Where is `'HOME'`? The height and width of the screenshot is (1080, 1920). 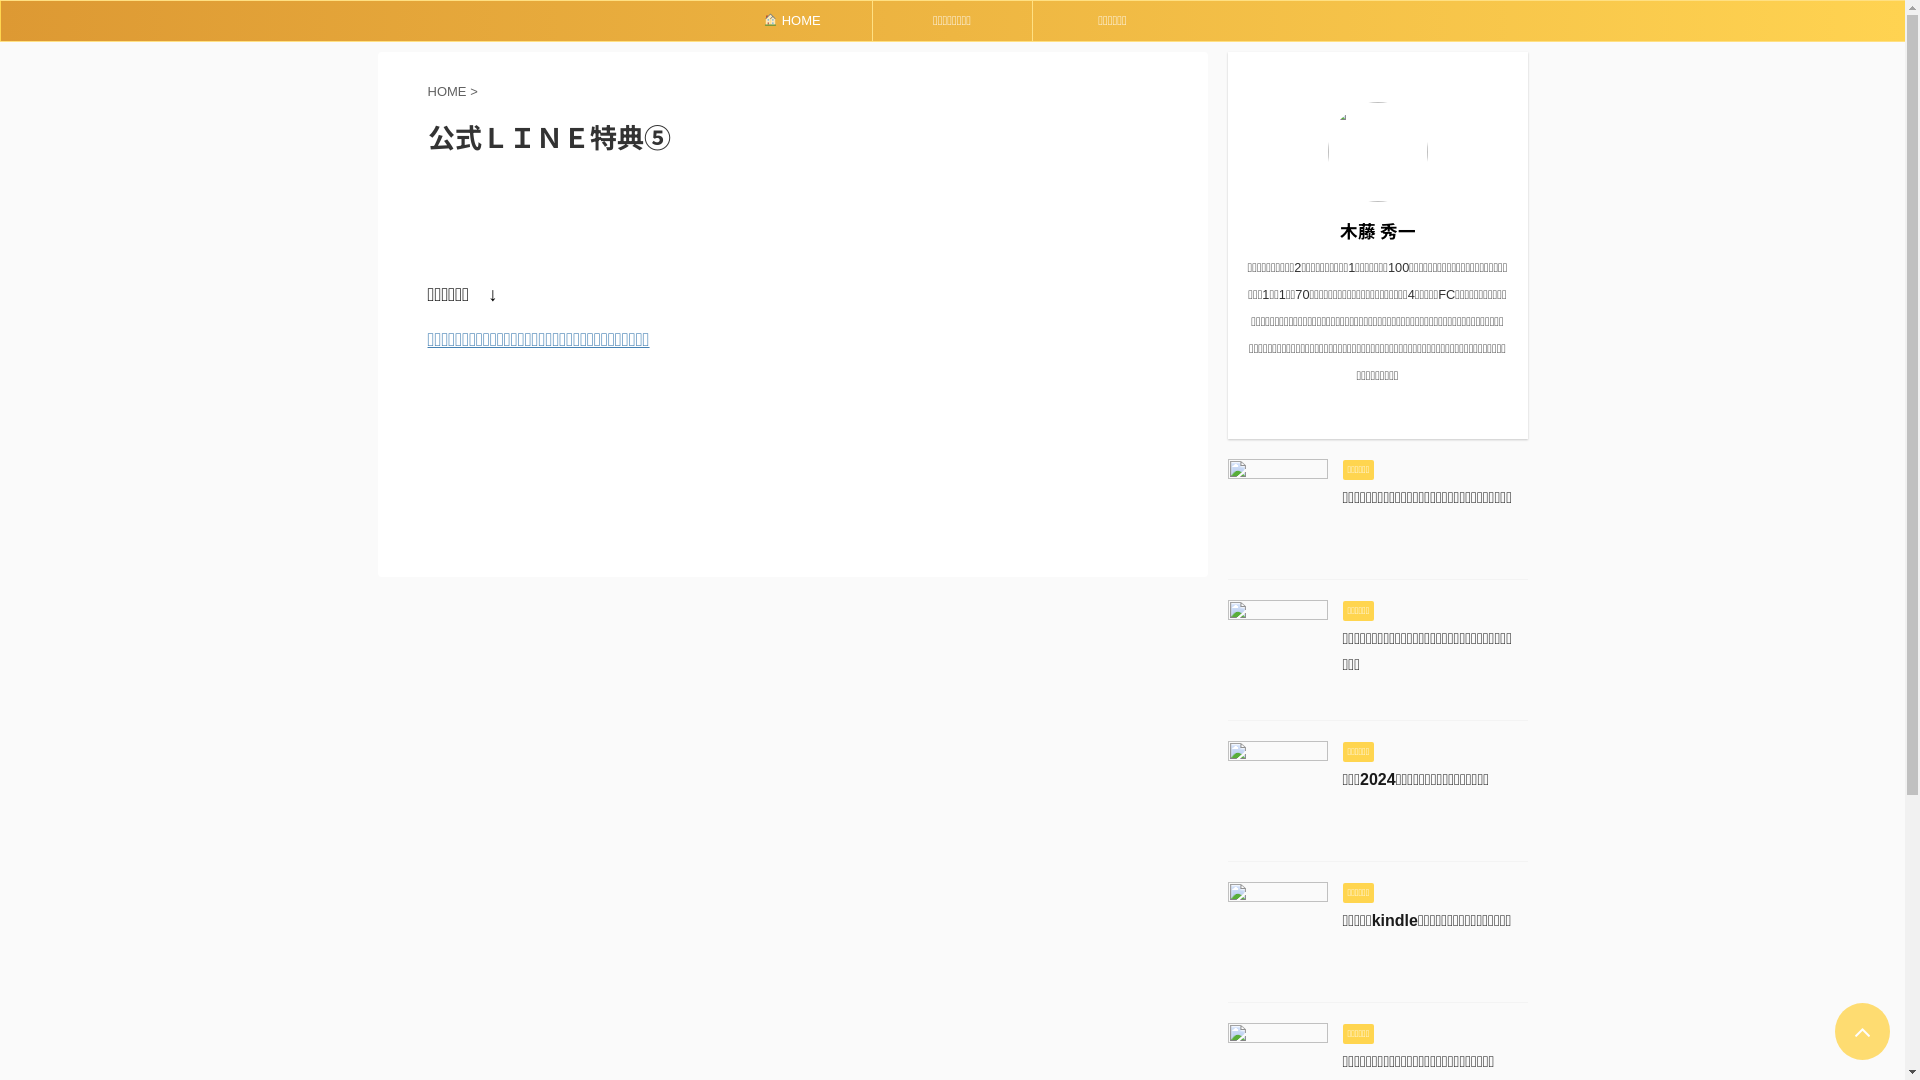
'HOME' is located at coordinates (790, 20).